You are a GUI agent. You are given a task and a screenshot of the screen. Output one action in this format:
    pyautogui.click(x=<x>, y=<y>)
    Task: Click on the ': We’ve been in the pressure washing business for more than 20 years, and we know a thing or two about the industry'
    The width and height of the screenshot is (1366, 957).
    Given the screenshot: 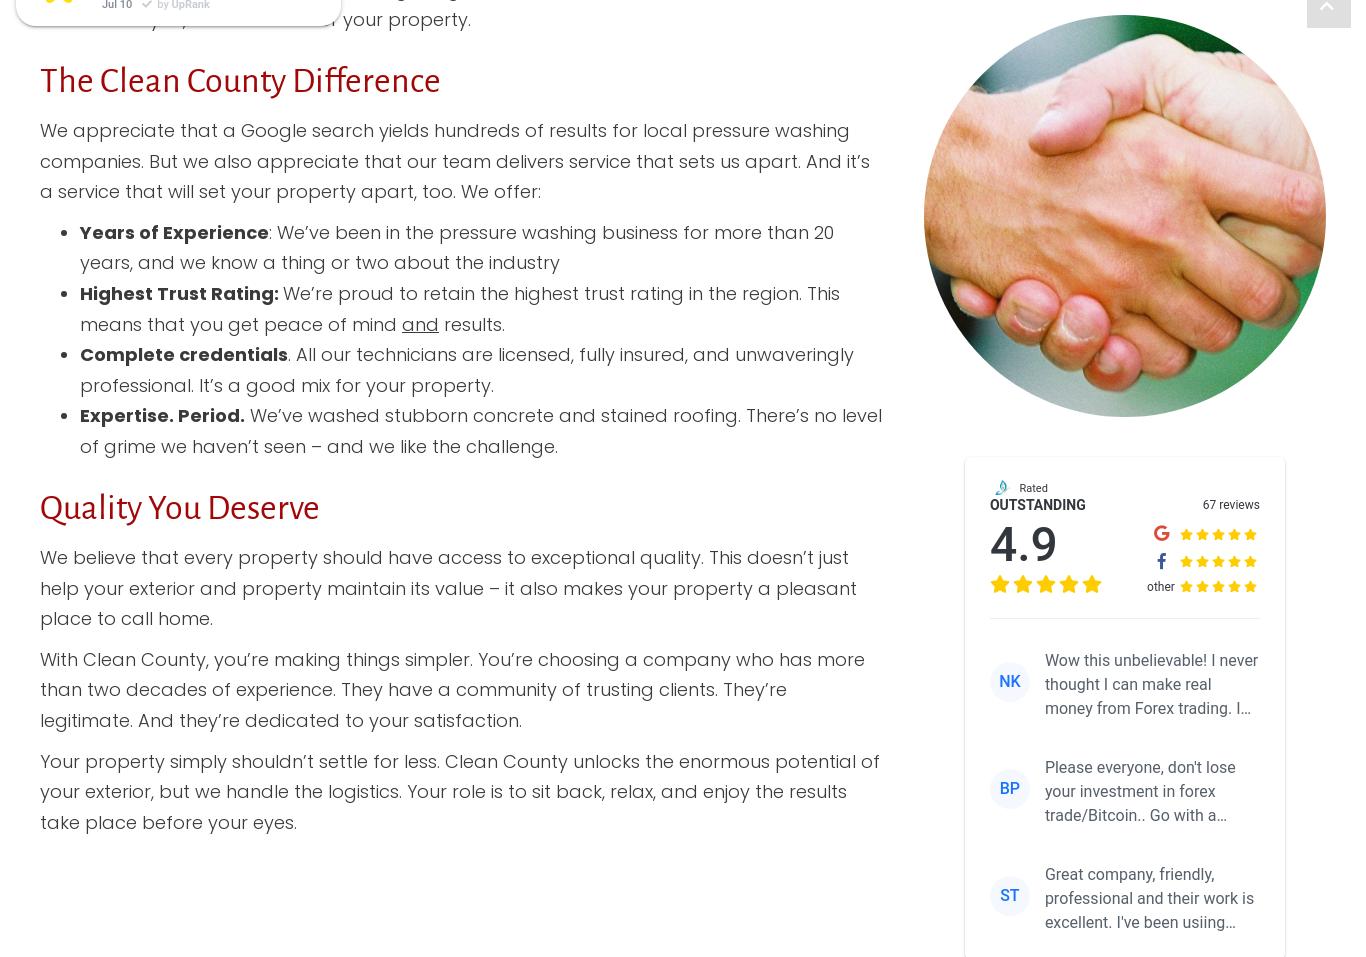 What is the action you would take?
    pyautogui.click(x=457, y=246)
    